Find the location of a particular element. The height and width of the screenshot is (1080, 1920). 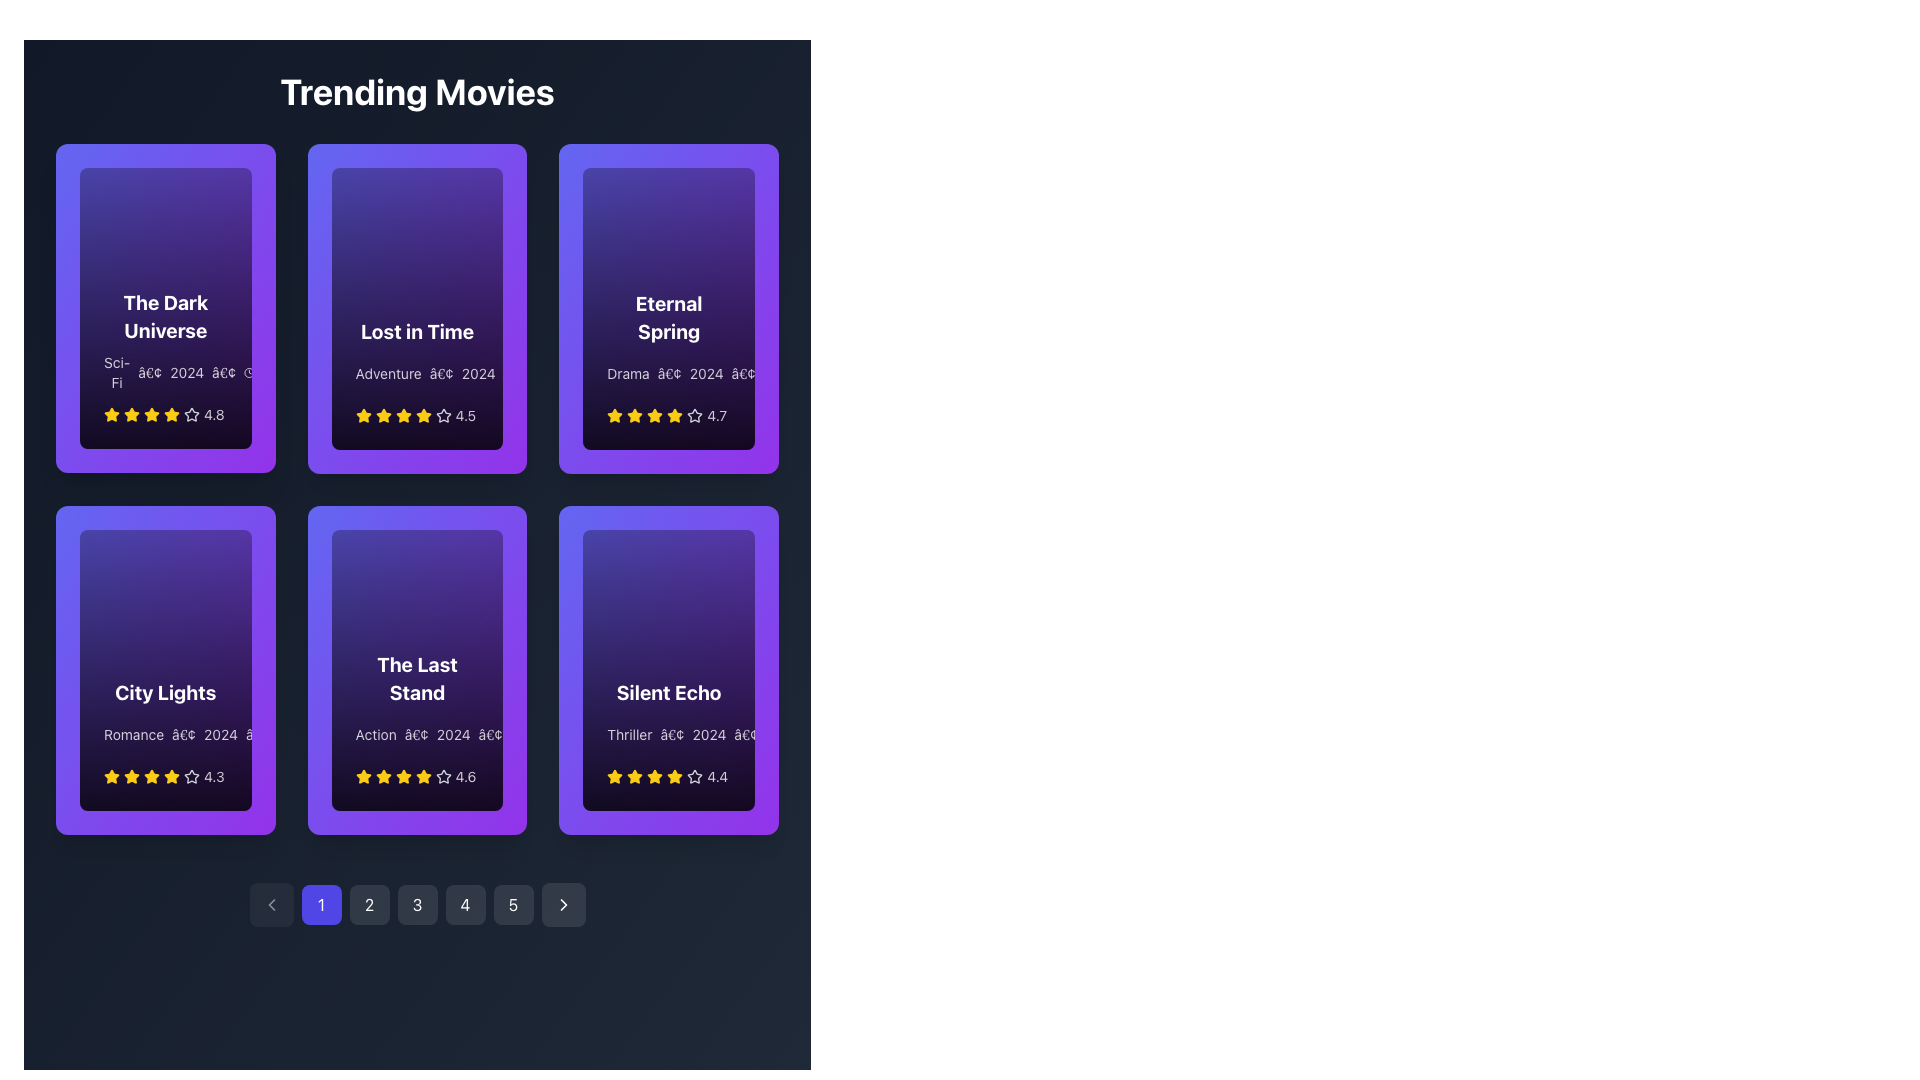

the play icon in the upper-right area of the 'The Dark Universe' interactive card is located at coordinates (241, 185).